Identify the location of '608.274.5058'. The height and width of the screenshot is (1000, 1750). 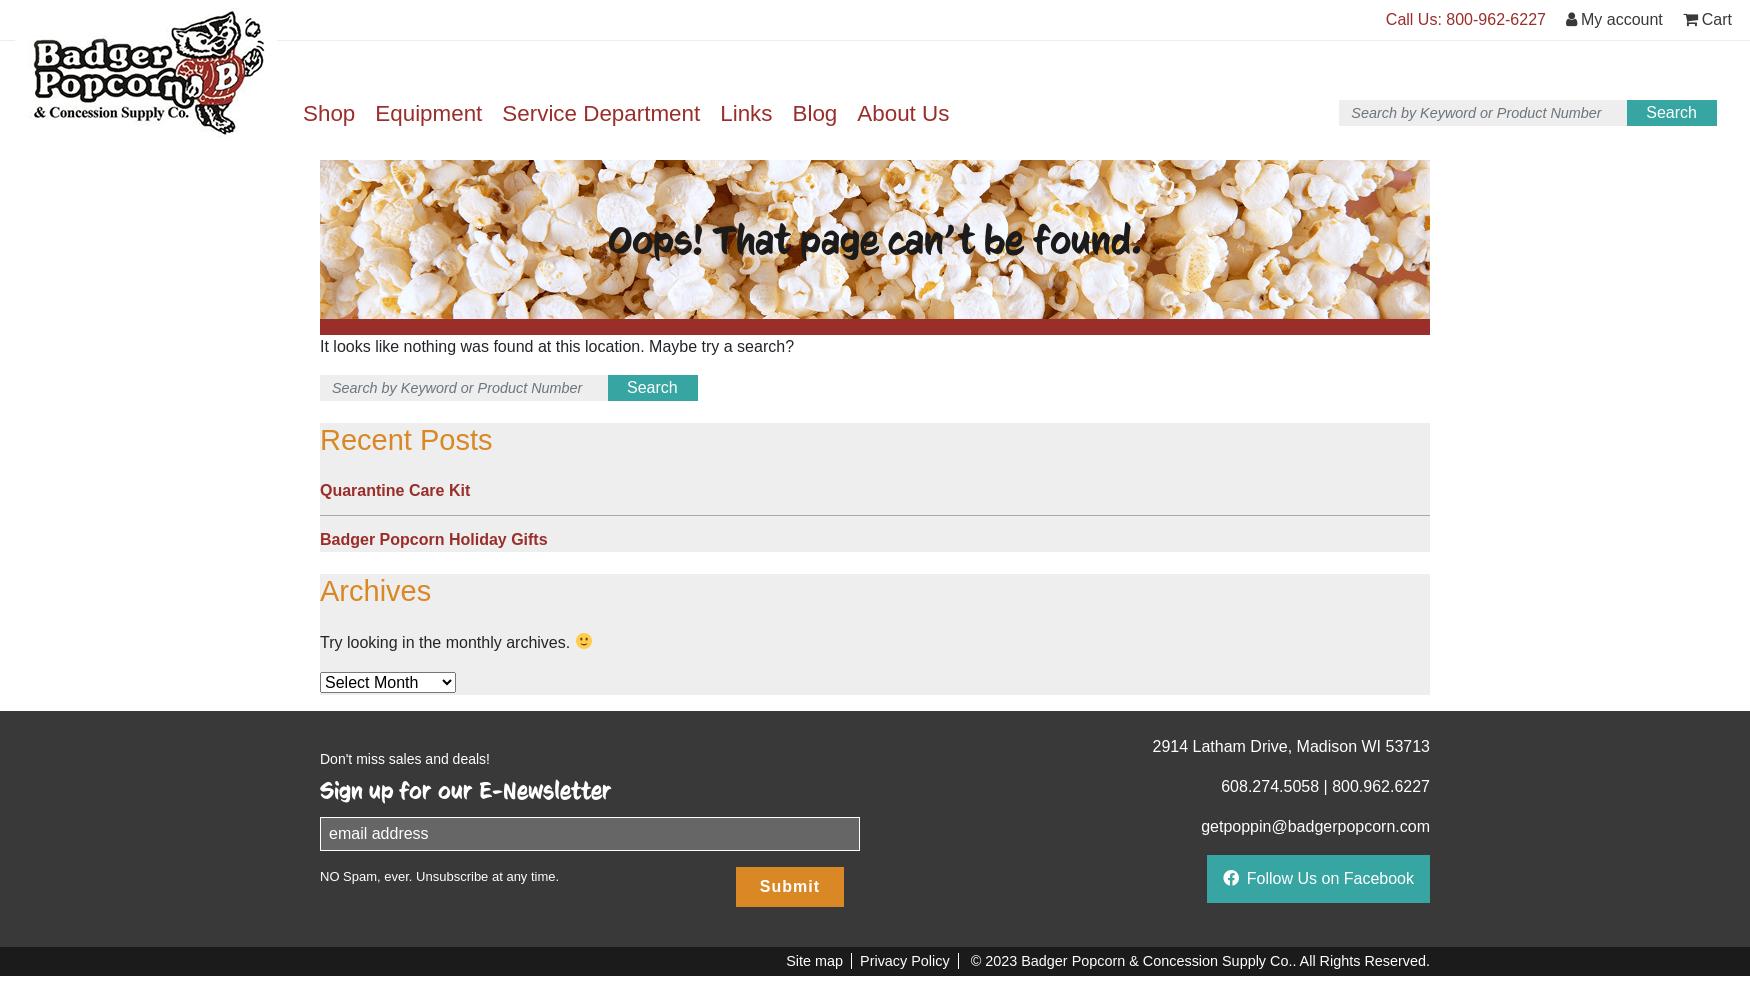
(1268, 785).